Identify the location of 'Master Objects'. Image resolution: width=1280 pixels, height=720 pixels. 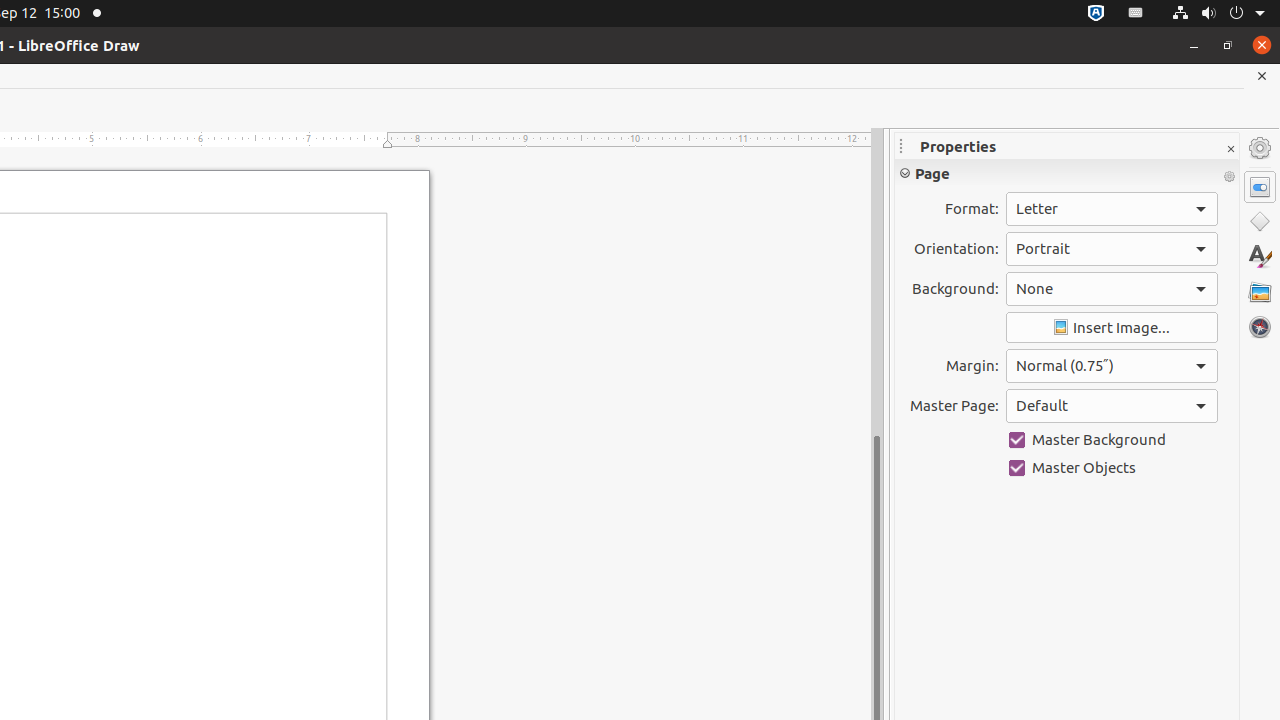
(1110, 468).